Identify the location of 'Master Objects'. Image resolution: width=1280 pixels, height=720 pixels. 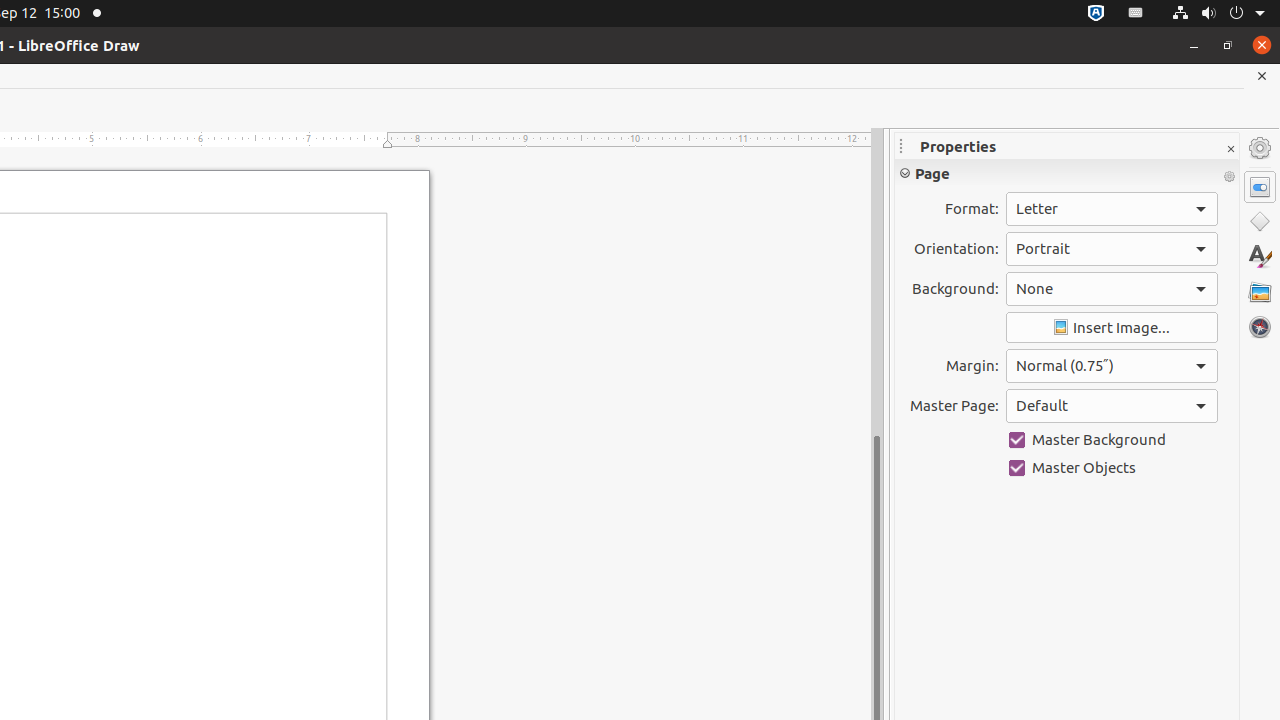
(1110, 468).